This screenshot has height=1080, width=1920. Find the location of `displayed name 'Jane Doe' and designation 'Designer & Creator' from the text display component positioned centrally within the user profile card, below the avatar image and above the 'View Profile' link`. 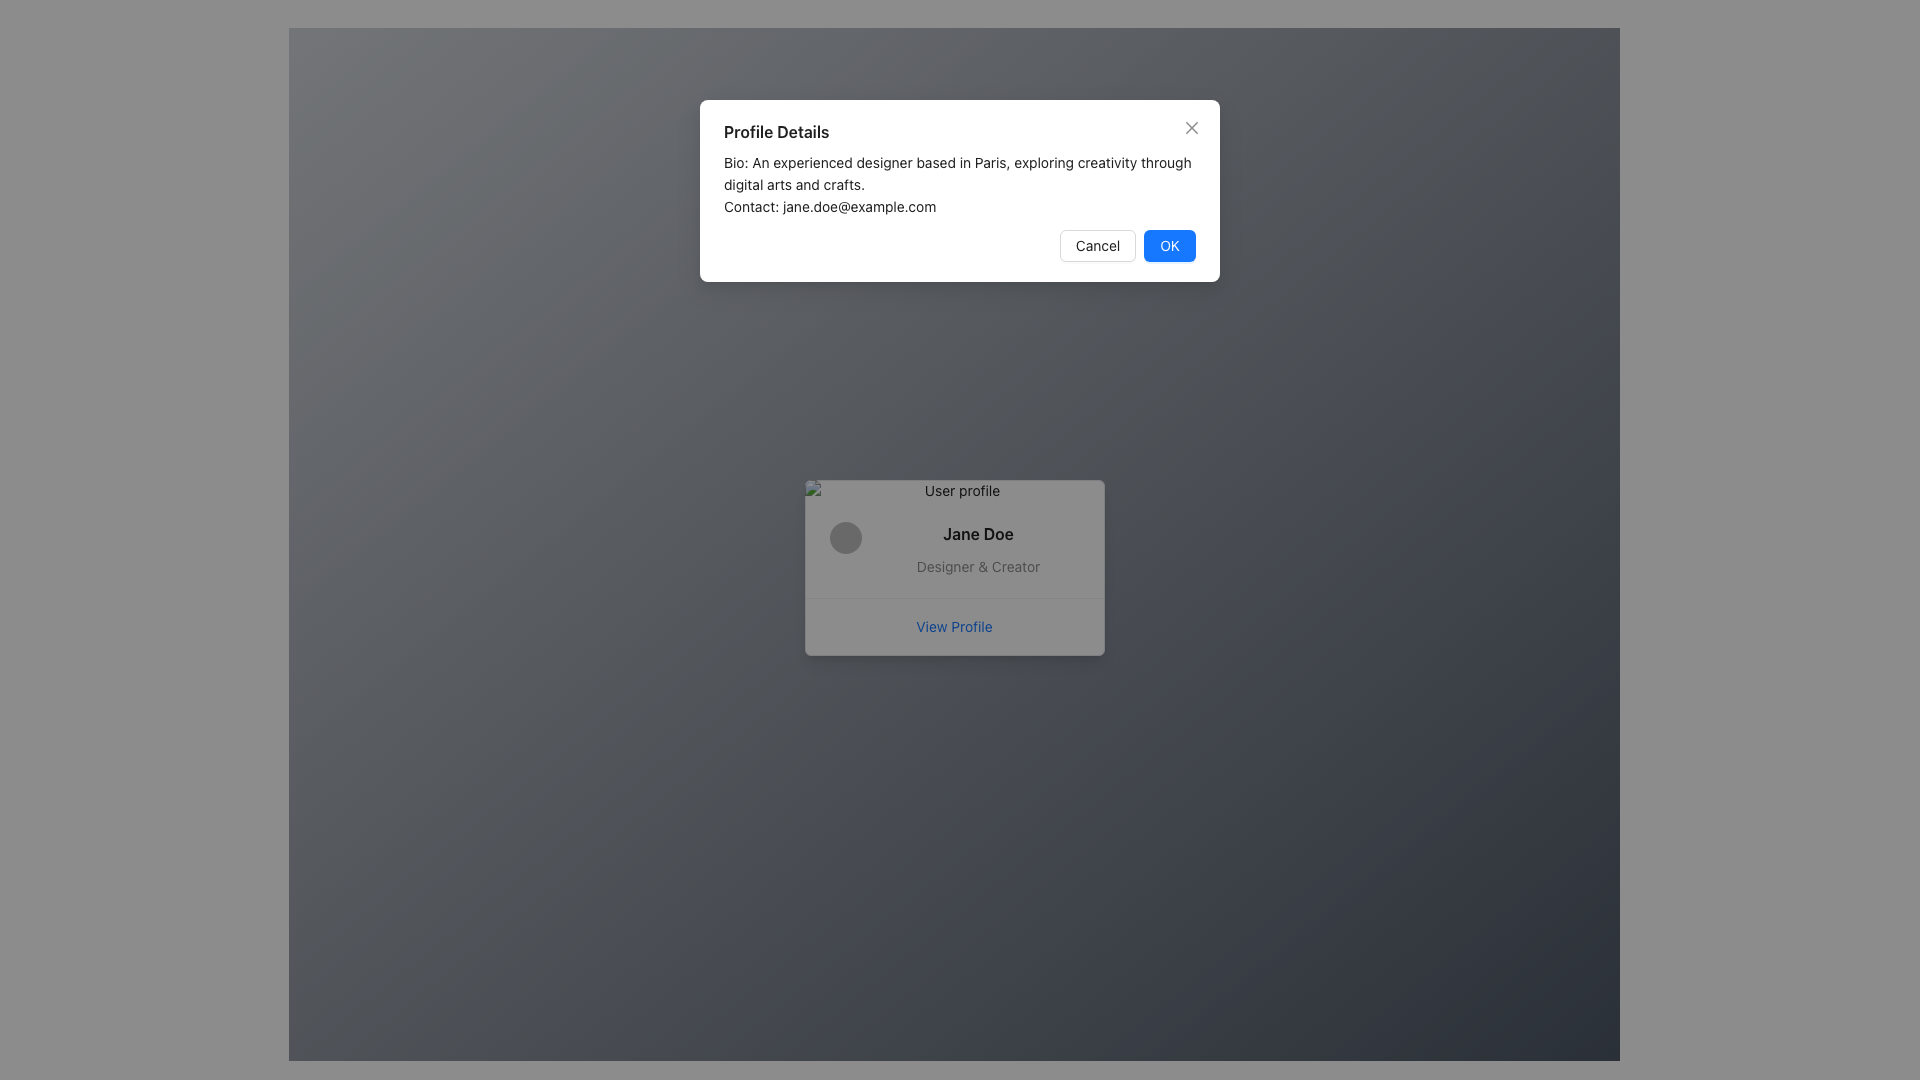

displayed name 'Jane Doe' and designation 'Designer & Creator' from the text display component positioned centrally within the user profile card, below the avatar image and above the 'View Profile' link is located at coordinates (953, 549).